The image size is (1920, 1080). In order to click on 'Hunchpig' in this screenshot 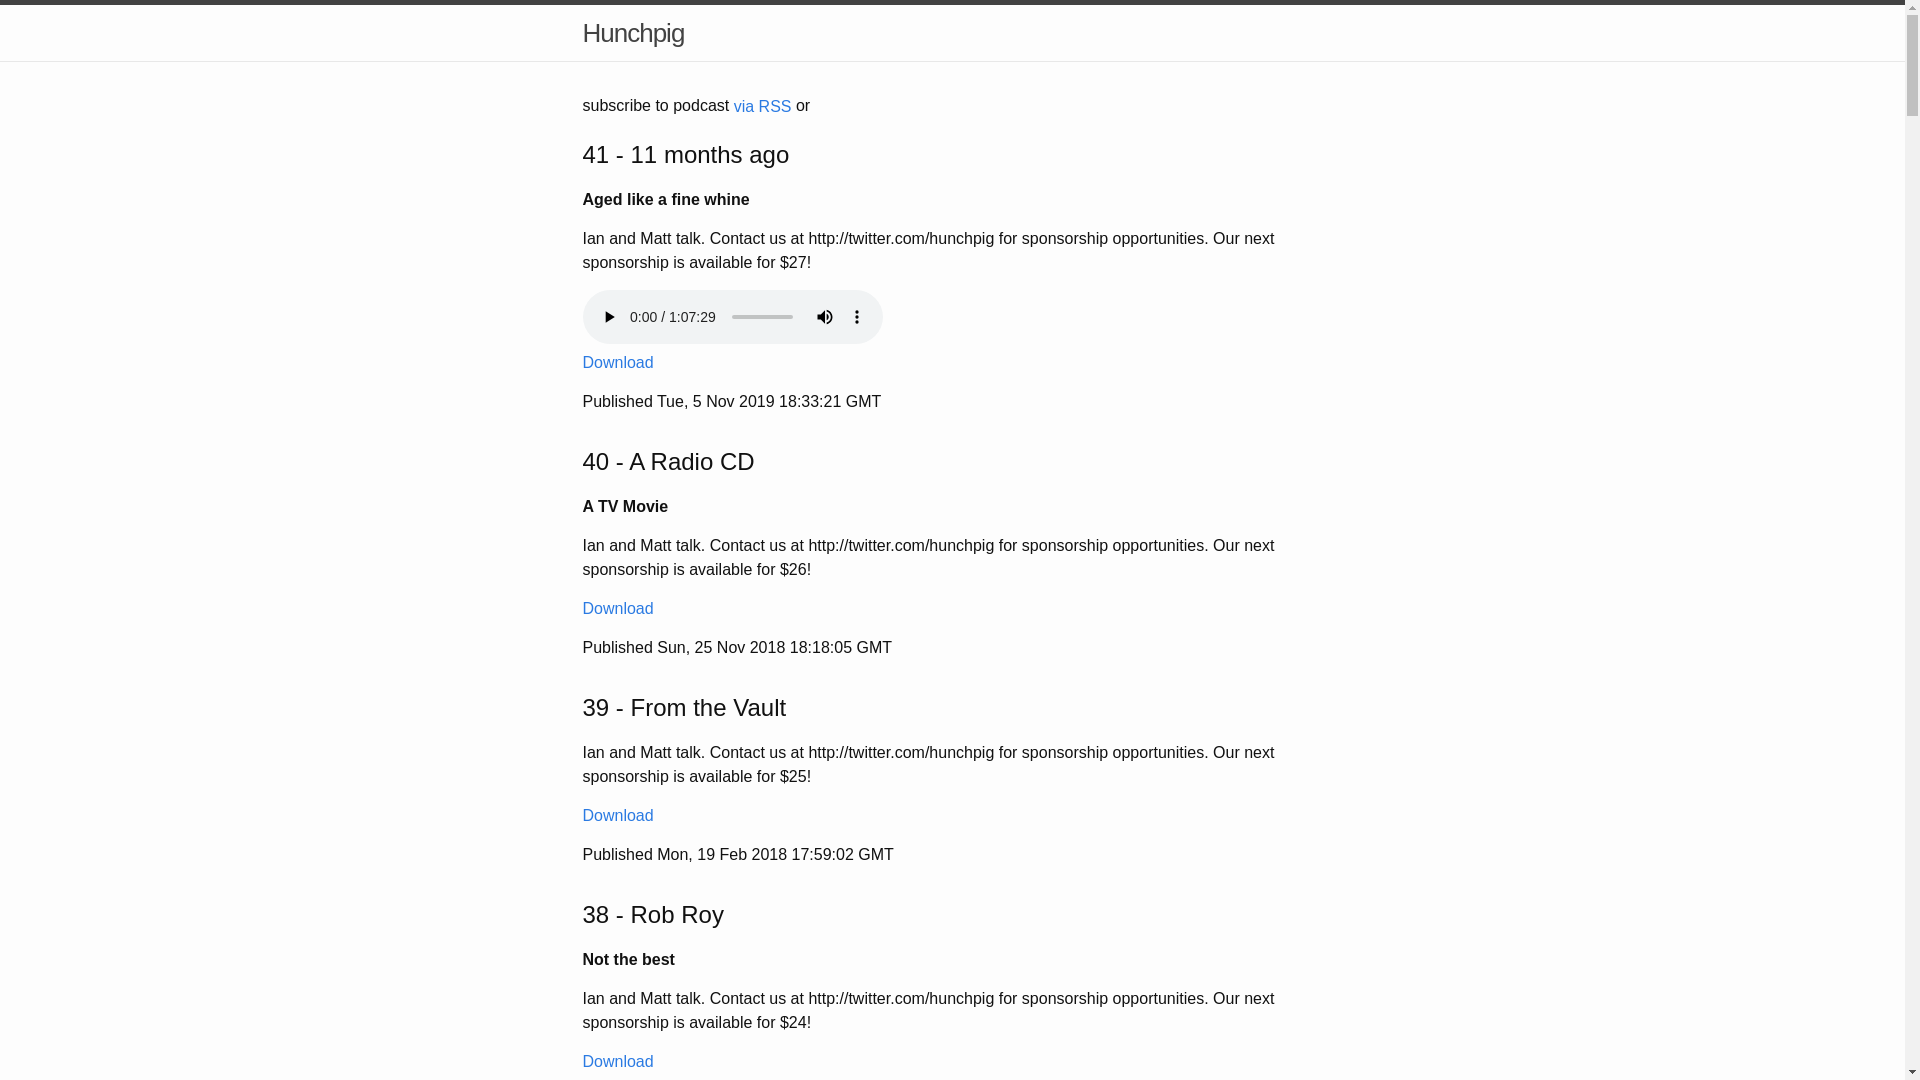, I will do `click(632, 33)`.